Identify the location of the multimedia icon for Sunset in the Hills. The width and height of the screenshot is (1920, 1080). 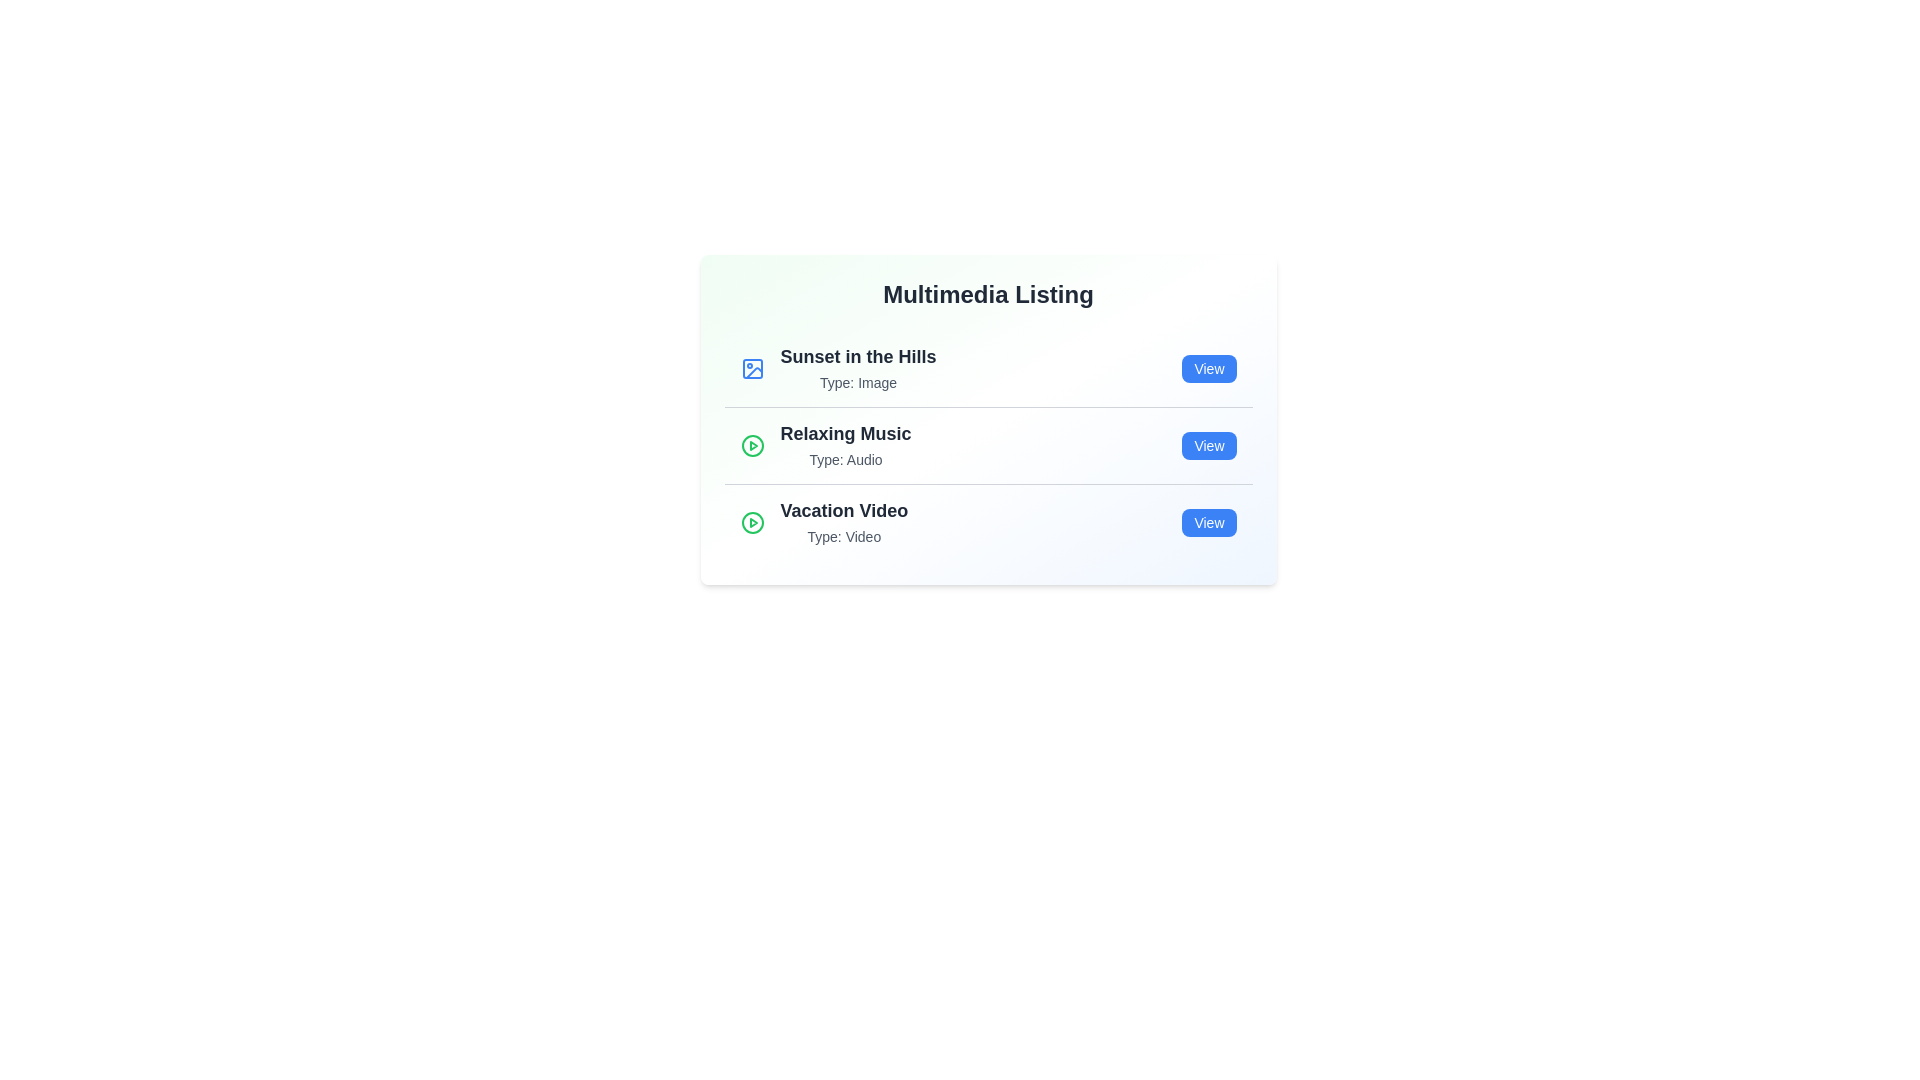
(751, 369).